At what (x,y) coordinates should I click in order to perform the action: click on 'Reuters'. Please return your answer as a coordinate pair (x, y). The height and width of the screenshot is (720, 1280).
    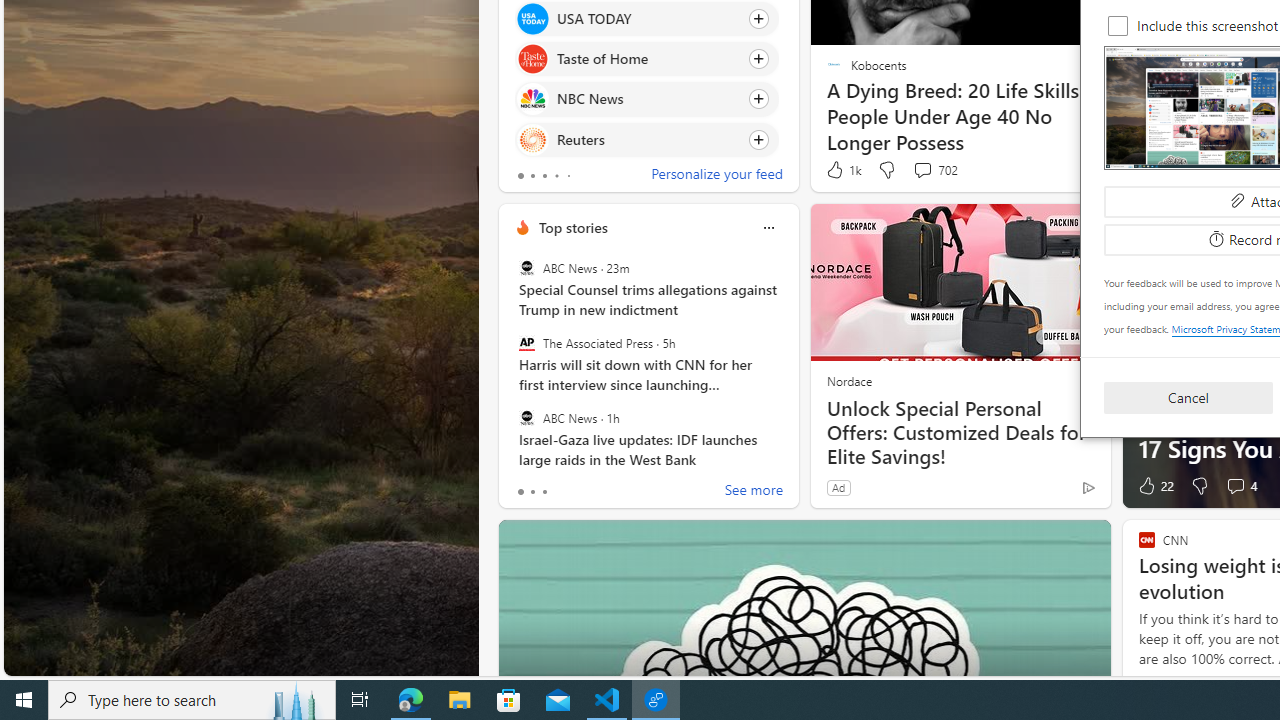
    Looking at the image, I should click on (532, 138).